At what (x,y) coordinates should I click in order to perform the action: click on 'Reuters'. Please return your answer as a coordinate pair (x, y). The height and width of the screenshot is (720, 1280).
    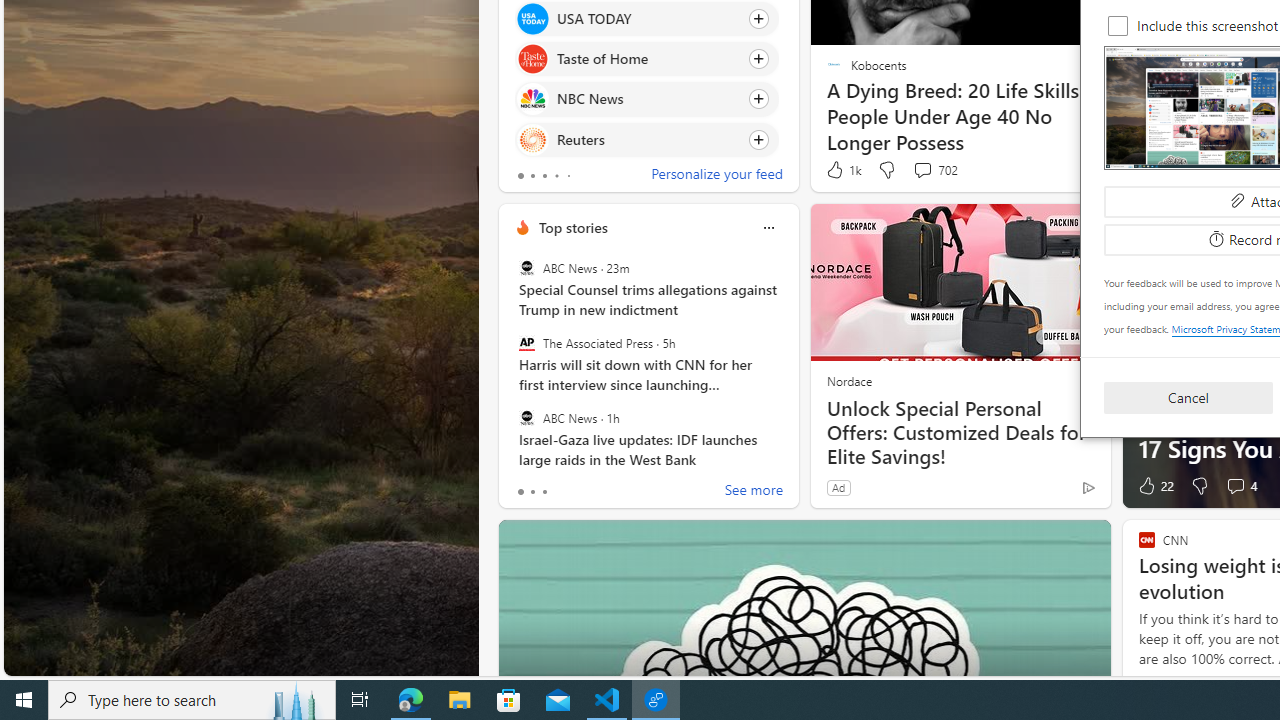
    Looking at the image, I should click on (532, 138).